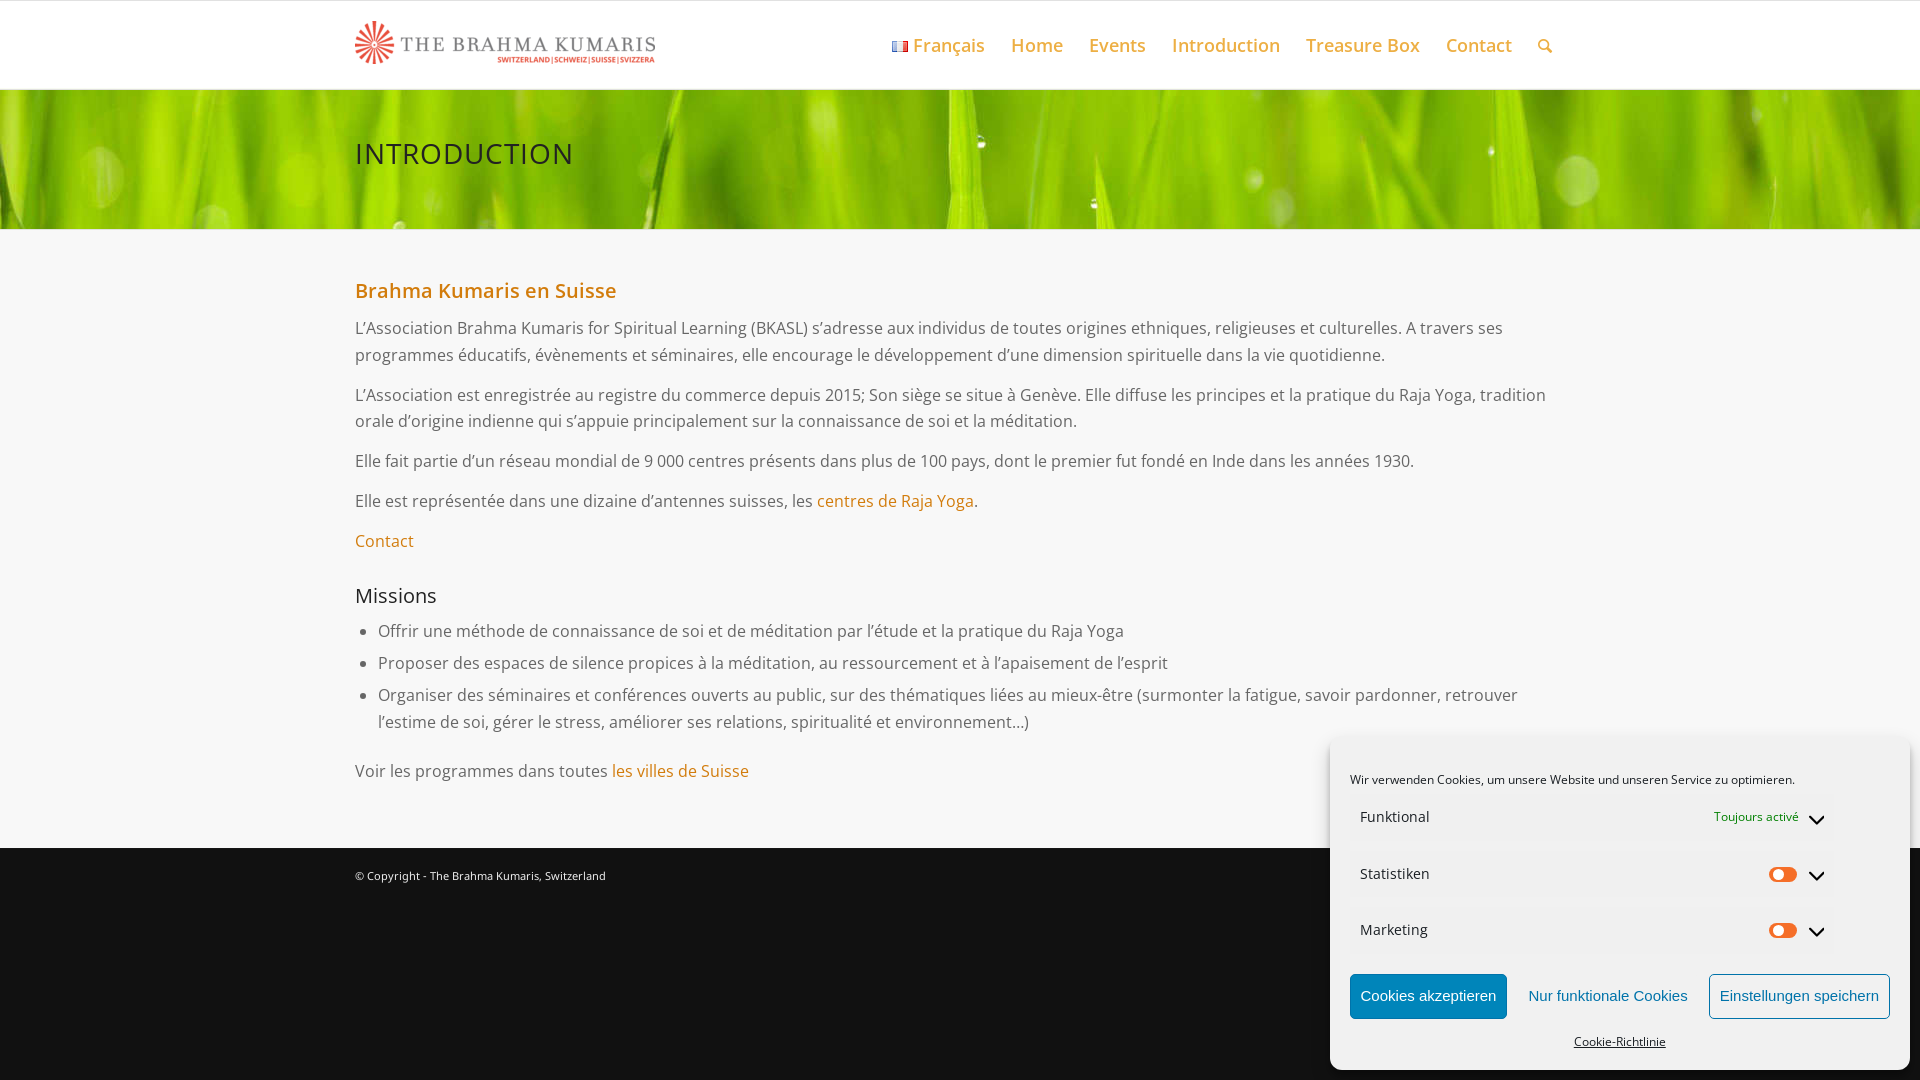  What do you see at coordinates (1799, 996) in the screenshot?
I see `'Einstellungen speichern'` at bounding box center [1799, 996].